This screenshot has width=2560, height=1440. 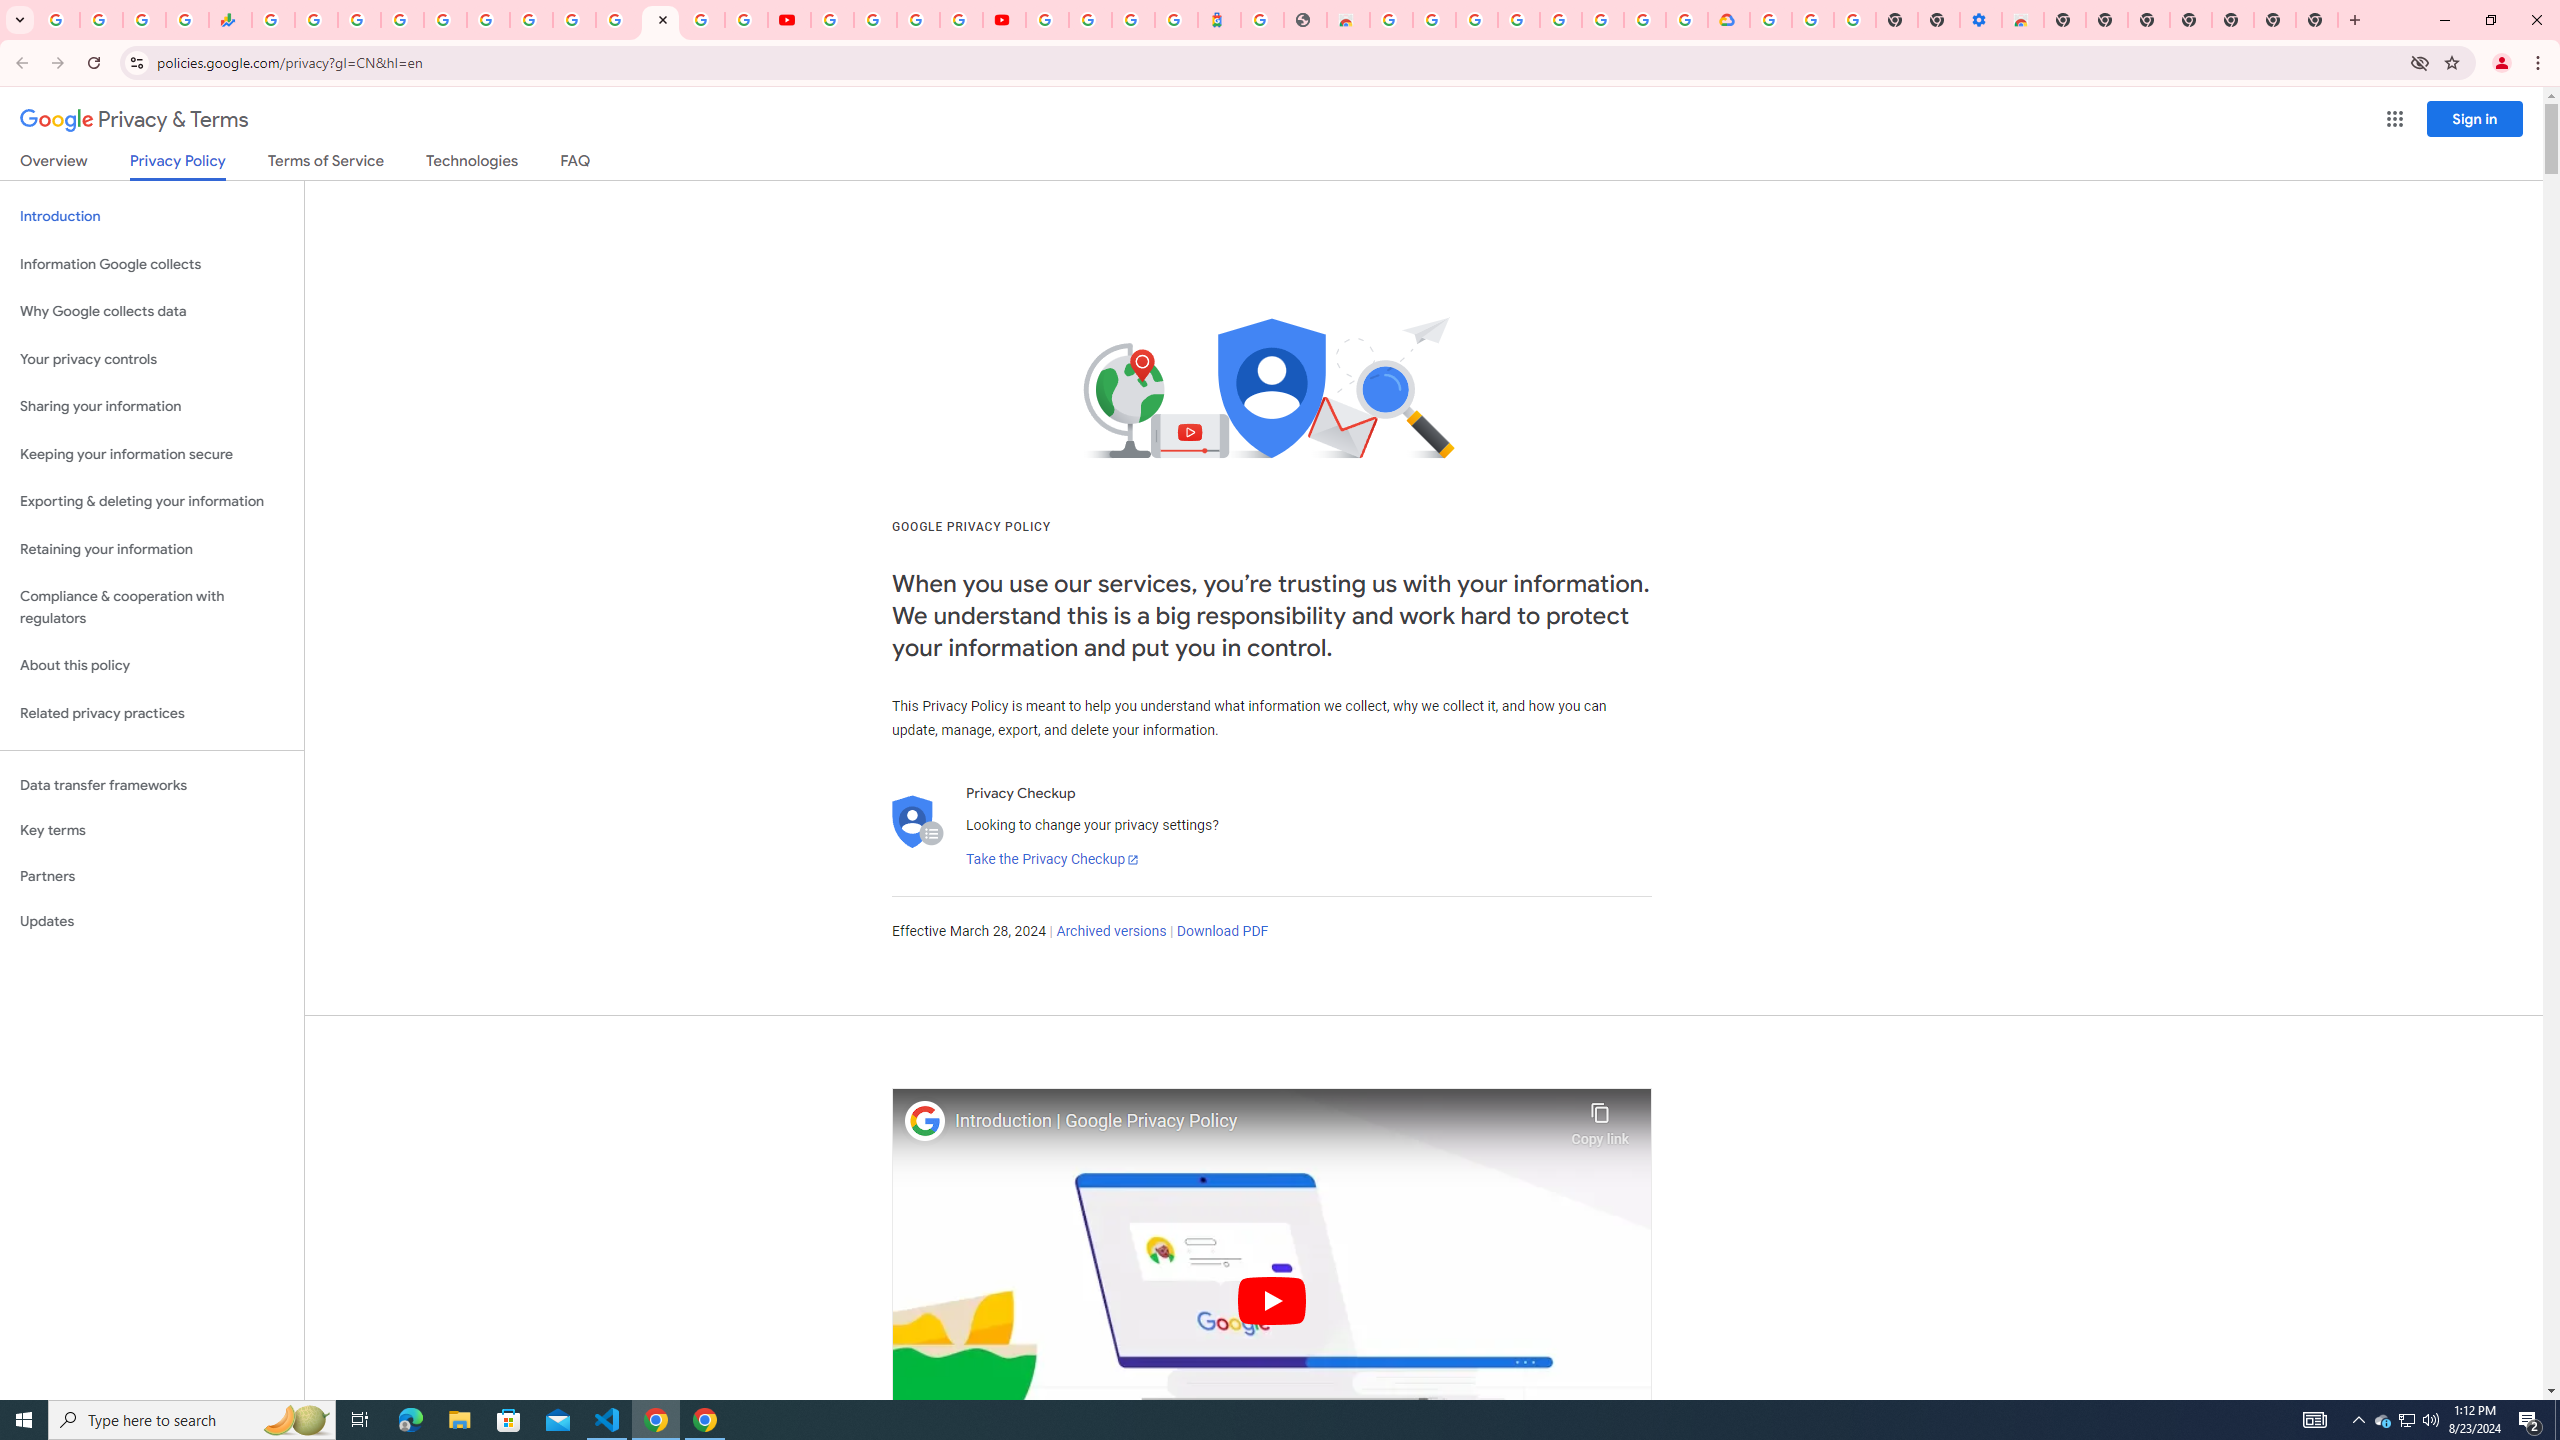 What do you see at coordinates (831, 19) in the screenshot?
I see `'YouTube'` at bounding box center [831, 19].